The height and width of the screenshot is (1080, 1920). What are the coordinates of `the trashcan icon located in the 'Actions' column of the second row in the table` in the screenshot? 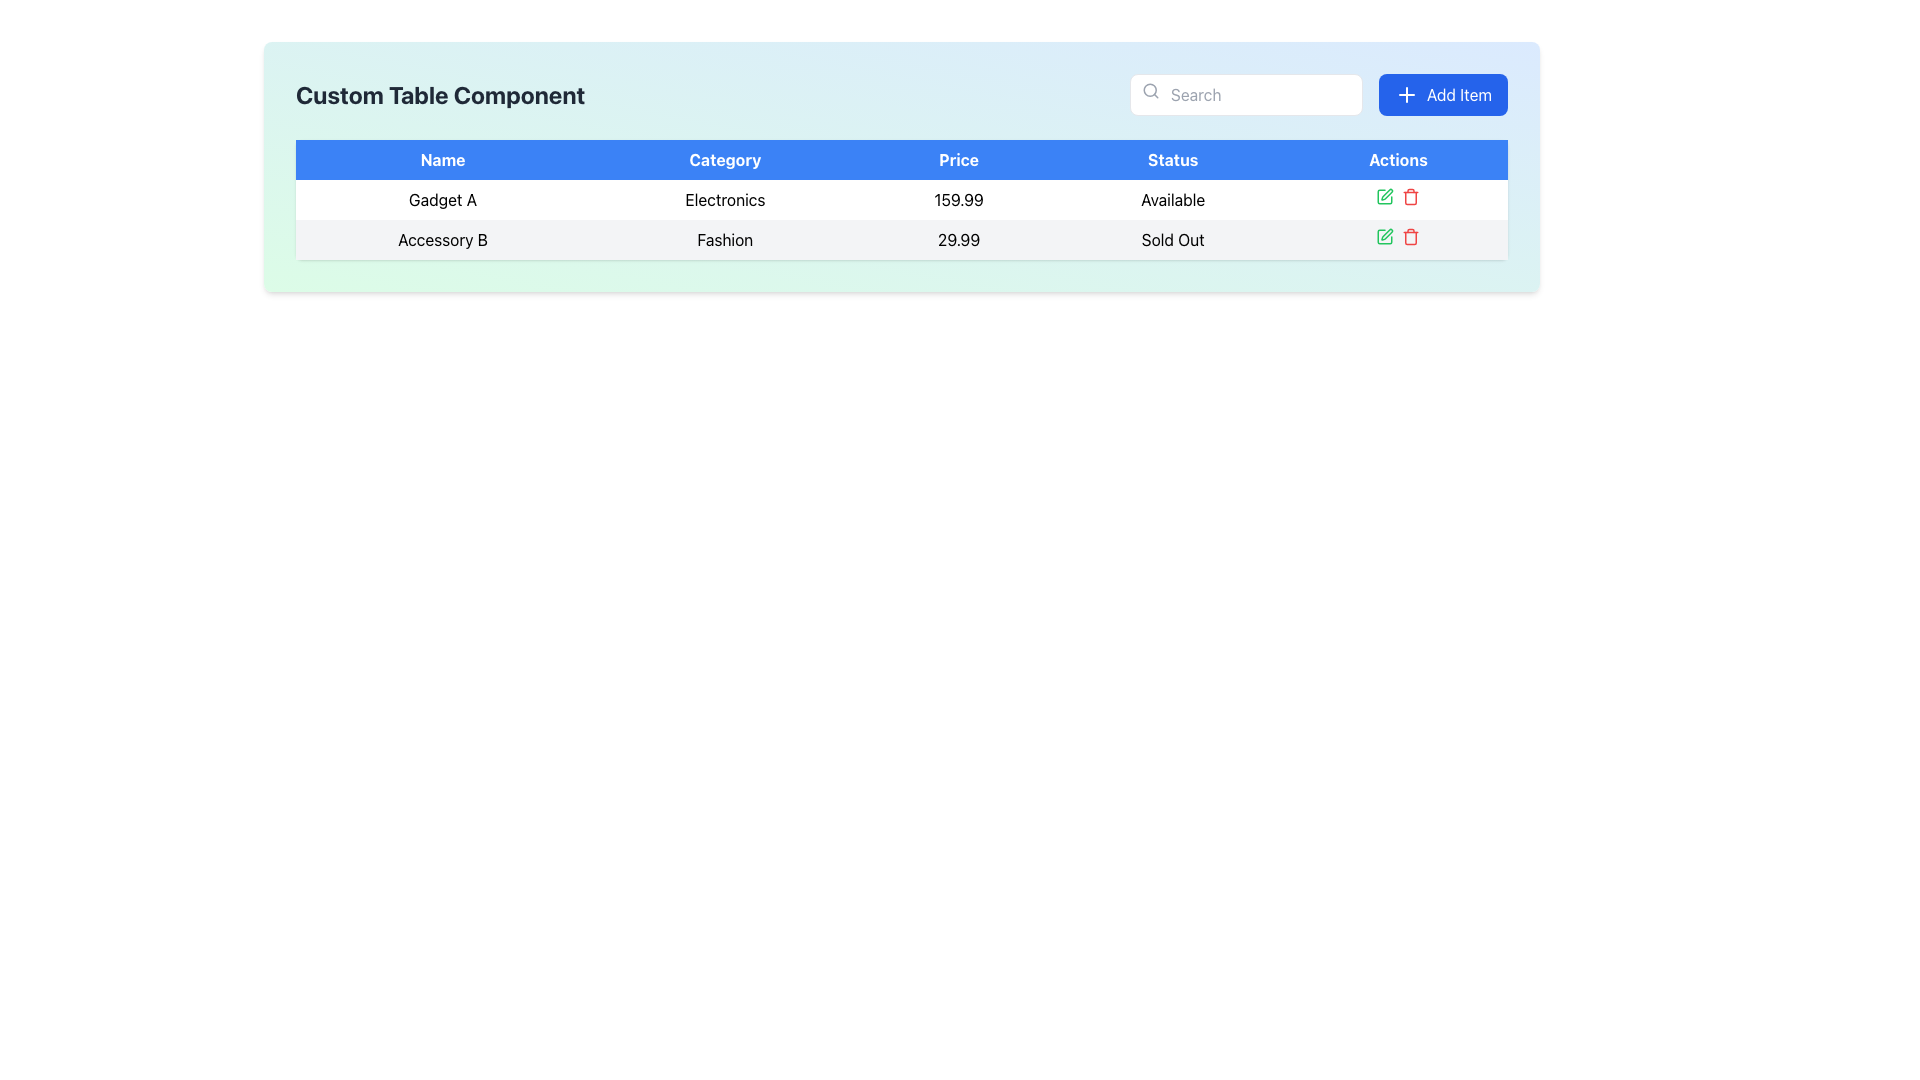 It's located at (1410, 237).